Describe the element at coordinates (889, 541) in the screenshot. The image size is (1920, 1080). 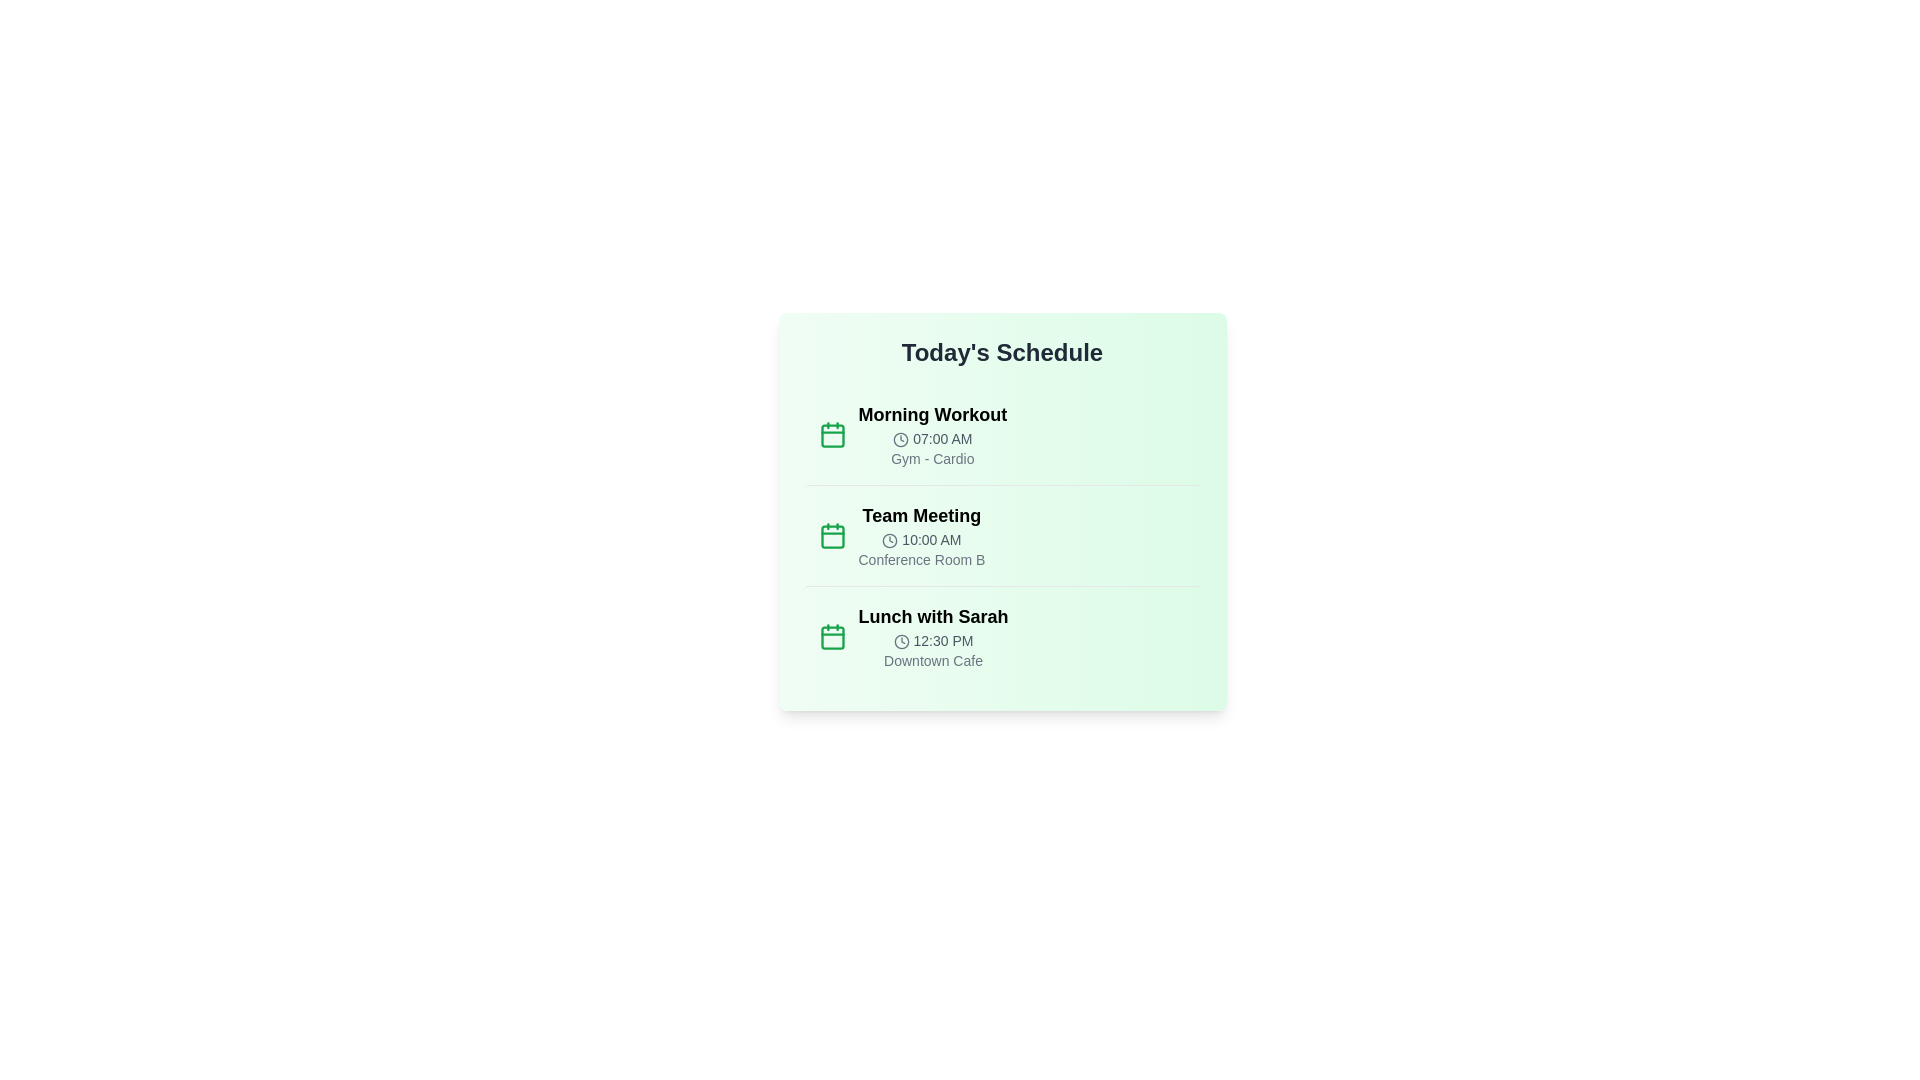
I see `the clock icon for the Team Meeting event` at that location.